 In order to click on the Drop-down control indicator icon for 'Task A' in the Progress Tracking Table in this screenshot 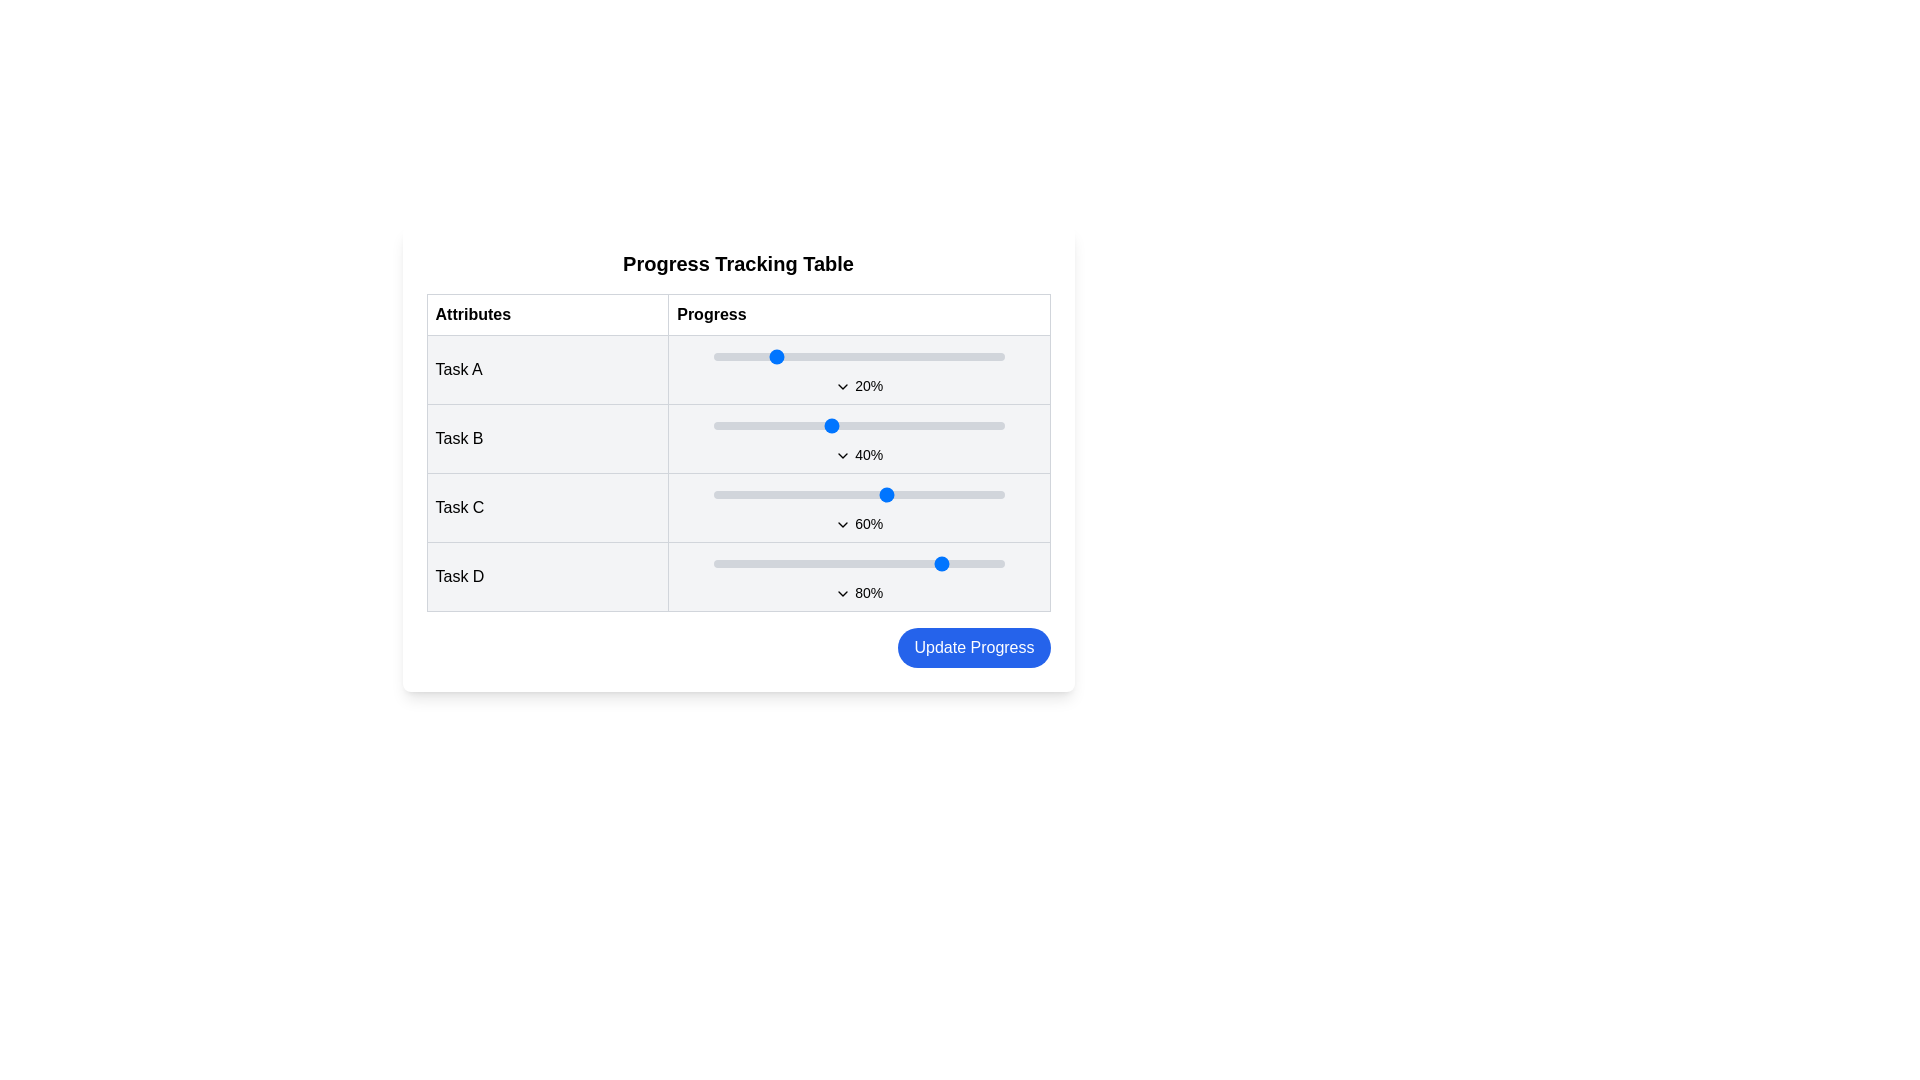, I will do `click(859, 370)`.